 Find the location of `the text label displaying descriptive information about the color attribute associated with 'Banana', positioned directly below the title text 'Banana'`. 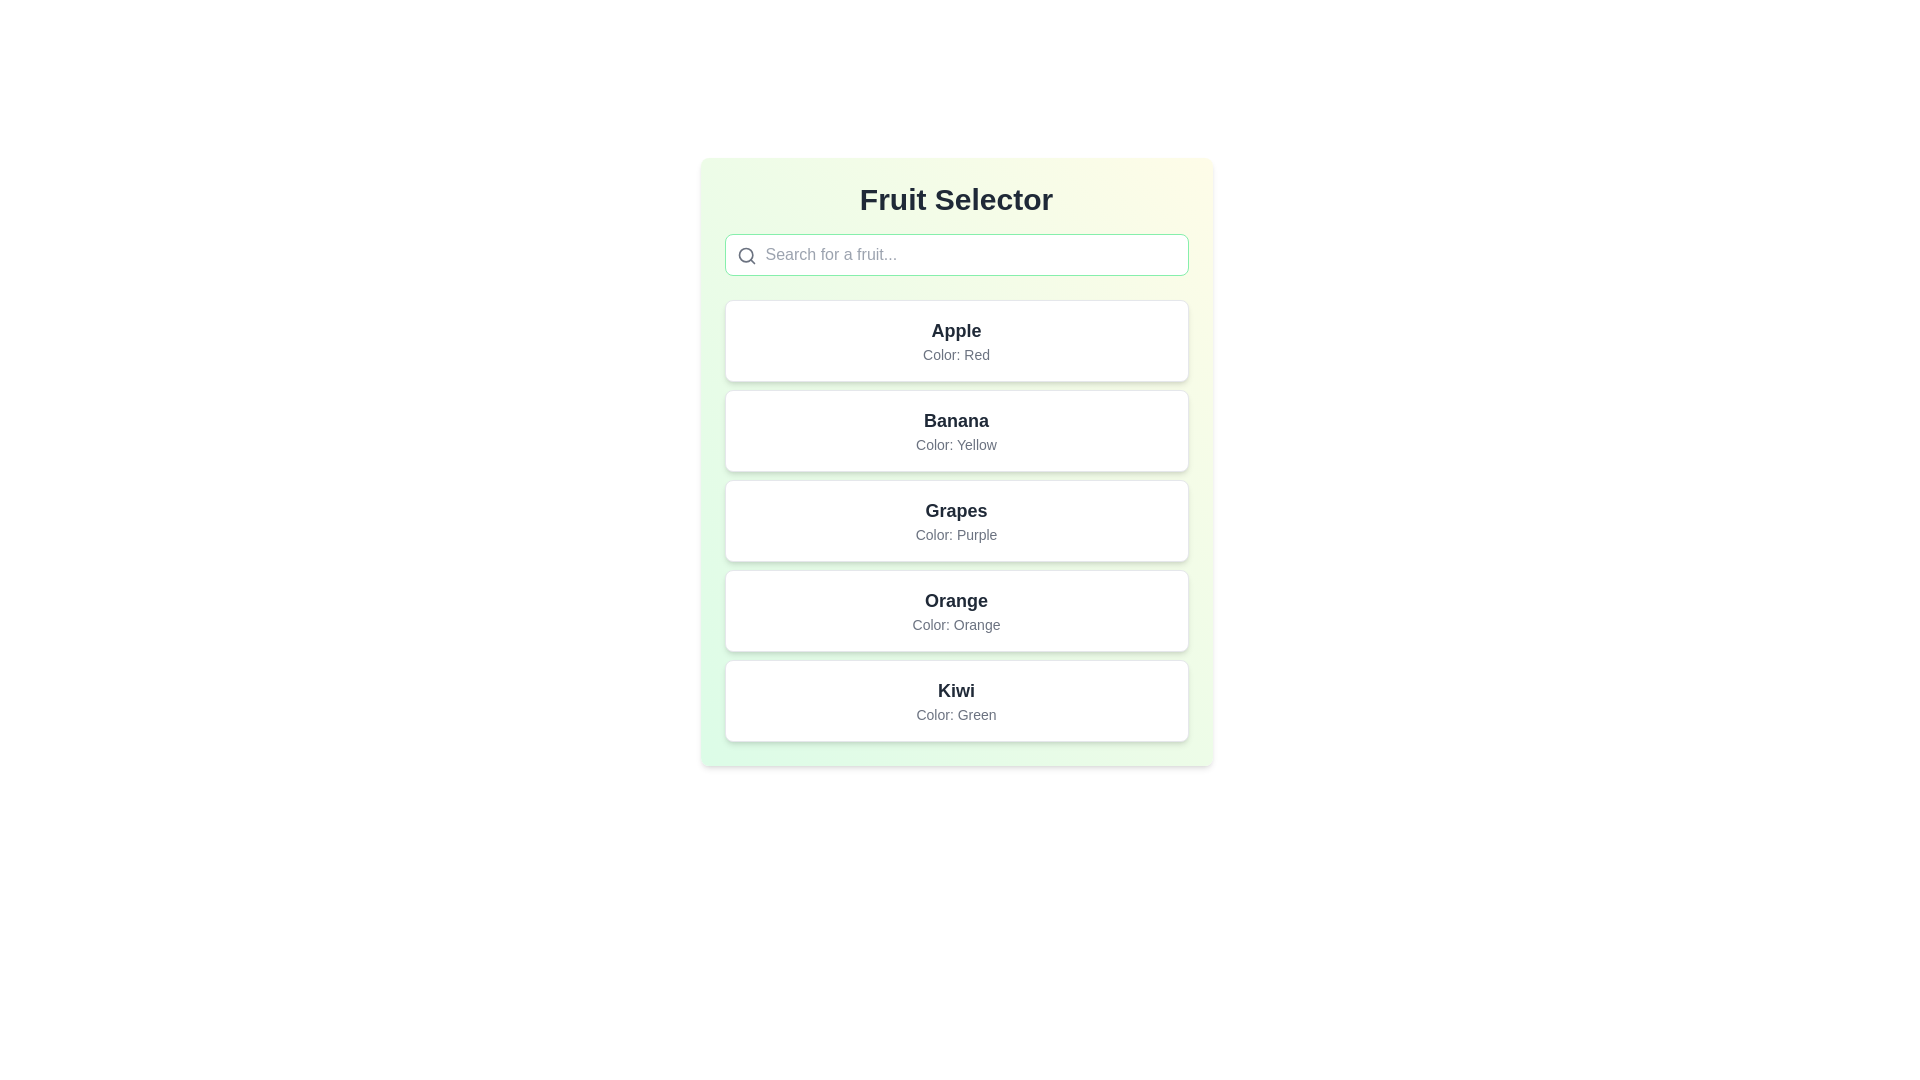

the text label displaying descriptive information about the color attribute associated with 'Banana', positioned directly below the title text 'Banana' is located at coordinates (955, 443).